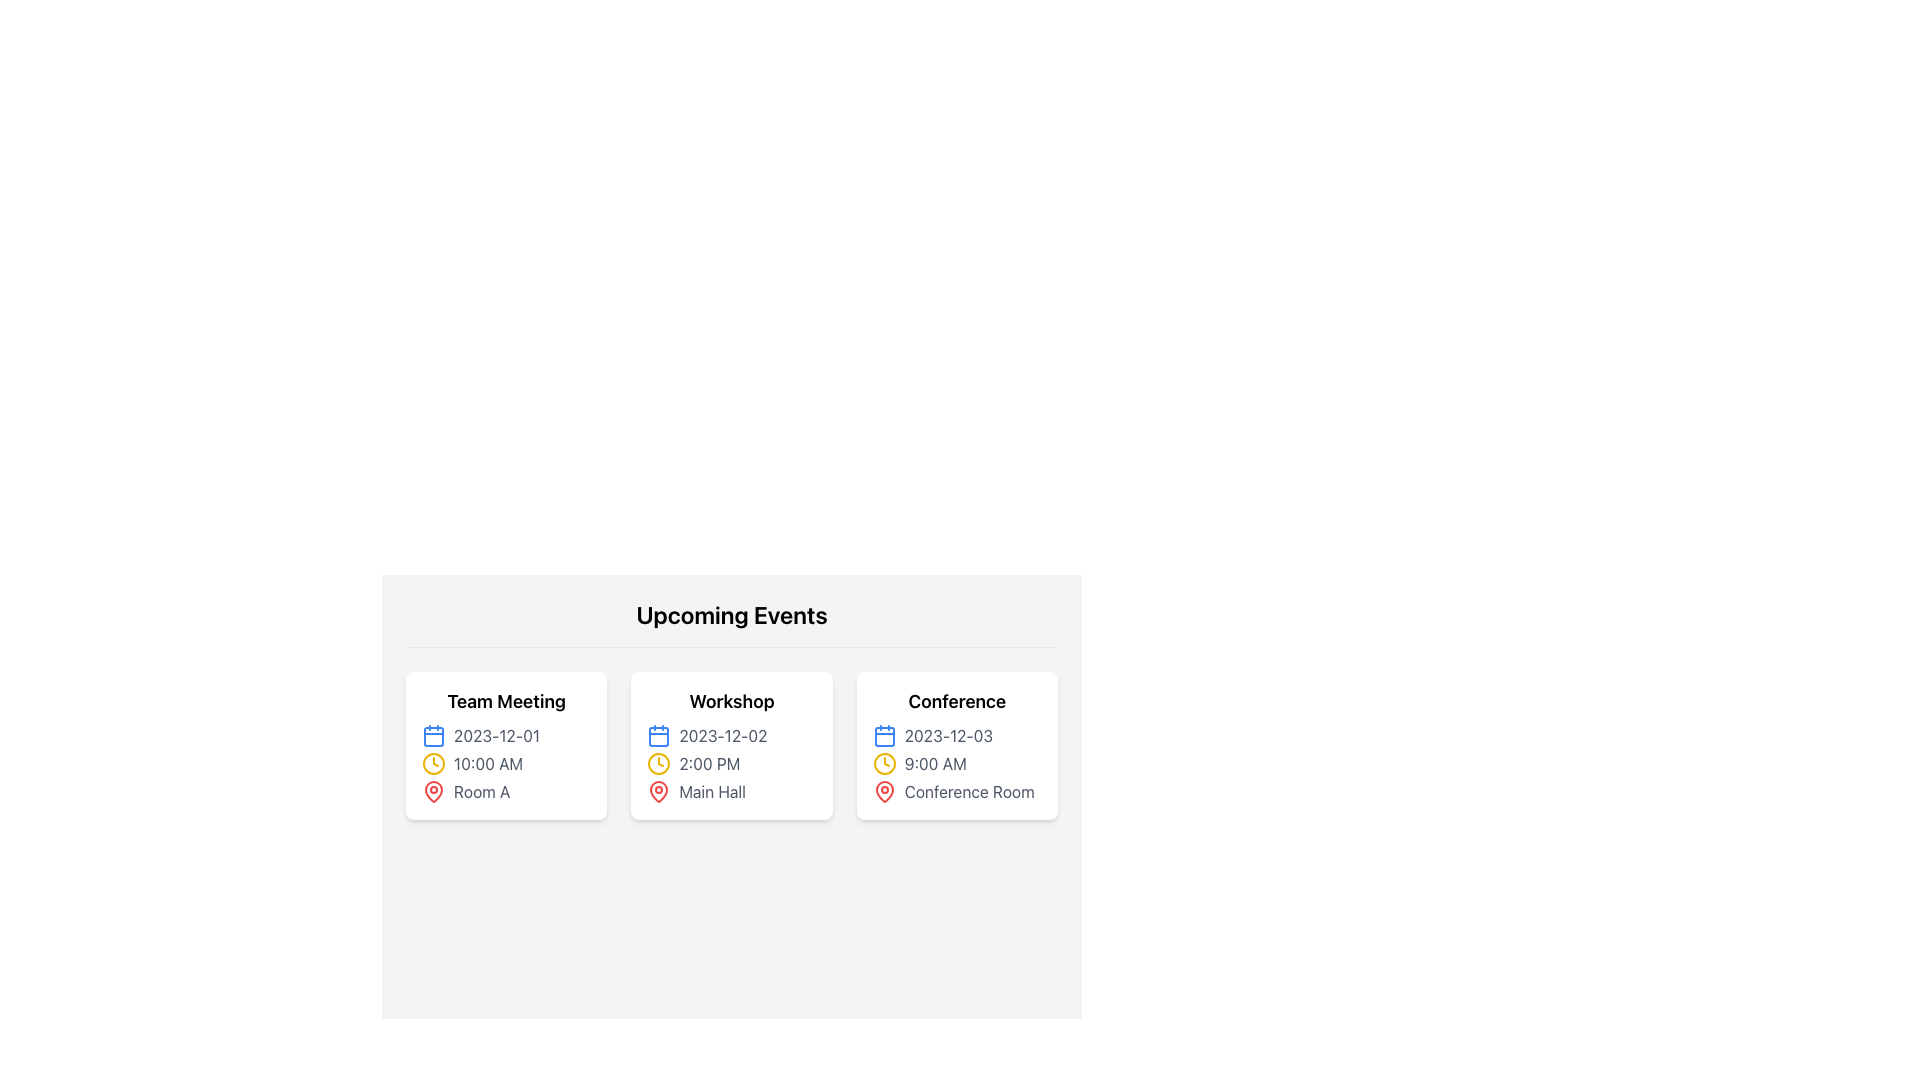 This screenshot has width=1920, height=1080. What do you see at coordinates (883, 790) in the screenshot?
I see `the location indicator icon situated at the bottom right card above the text 'Conference Room' and beside the 9:00 AM timestamp` at bounding box center [883, 790].